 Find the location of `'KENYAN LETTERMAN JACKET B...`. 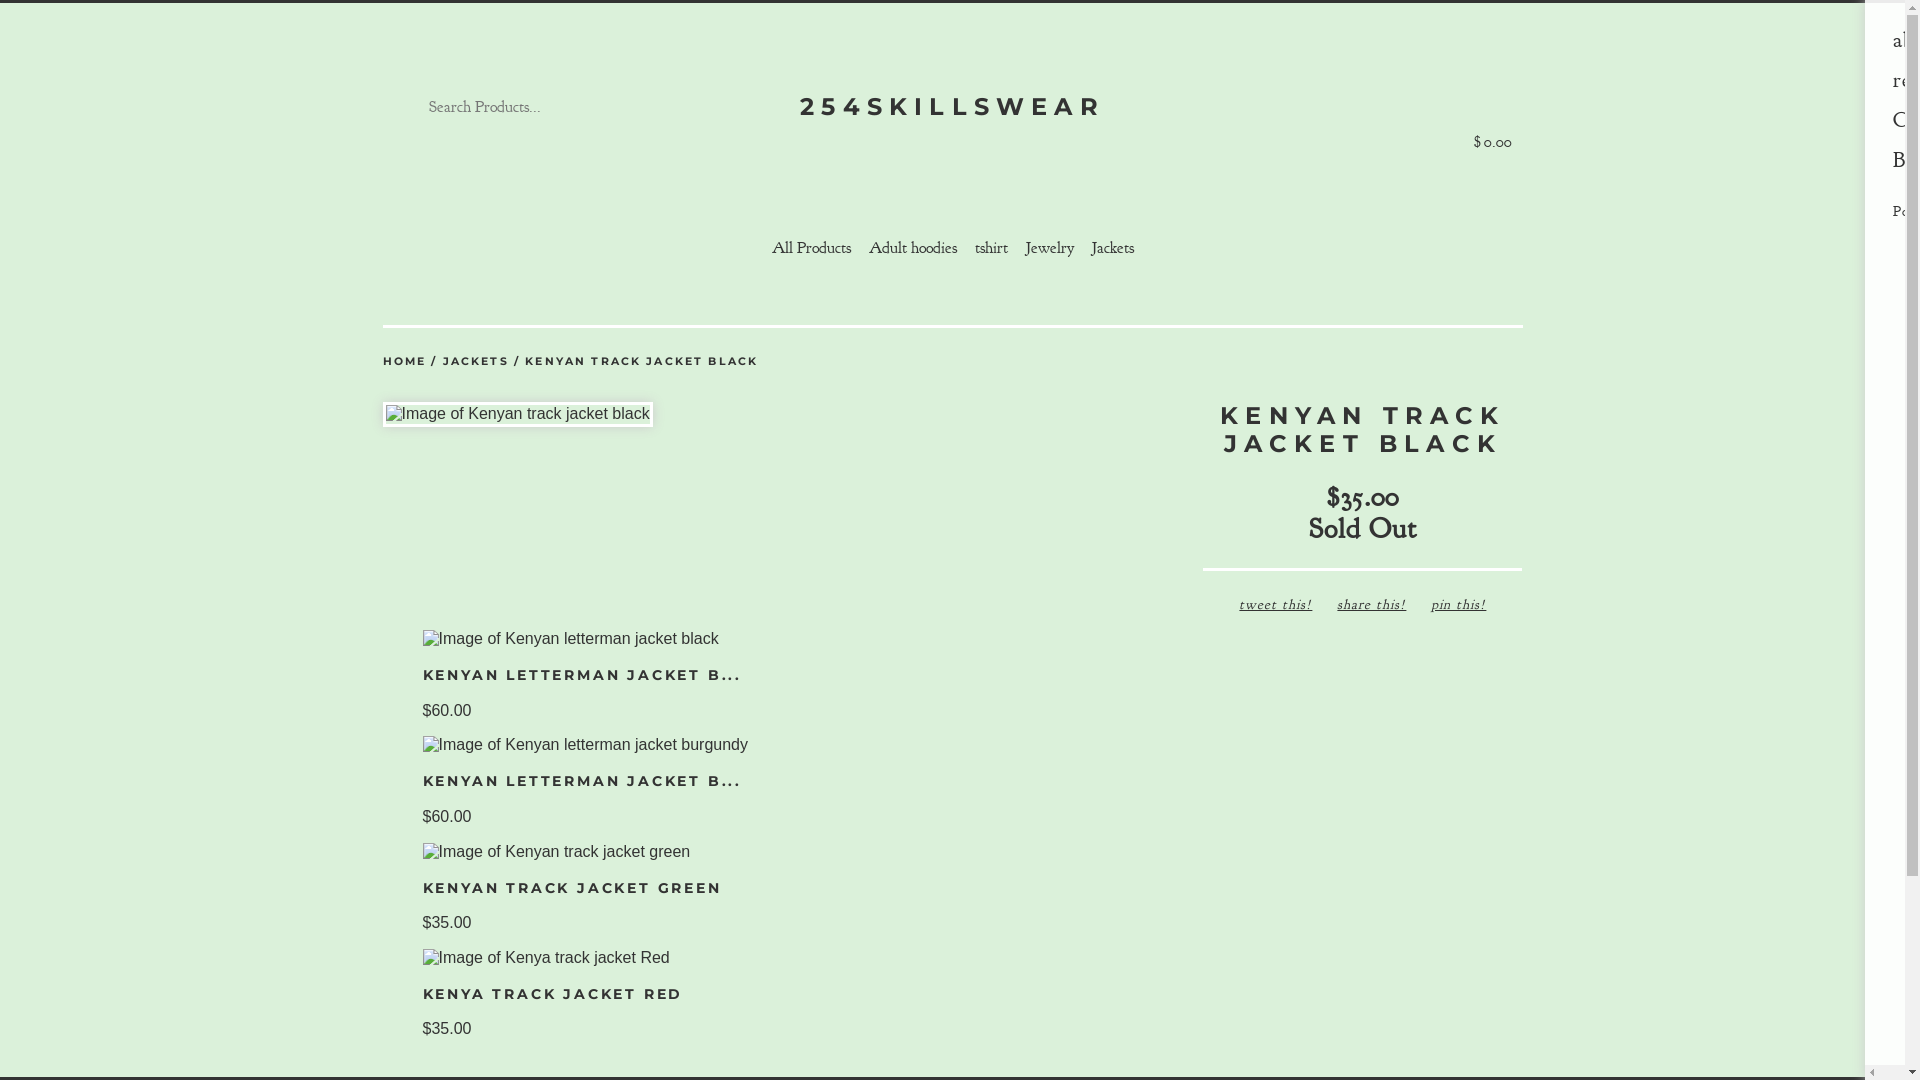

'KENYAN LETTERMAN JACKET B... is located at coordinates (950, 675).